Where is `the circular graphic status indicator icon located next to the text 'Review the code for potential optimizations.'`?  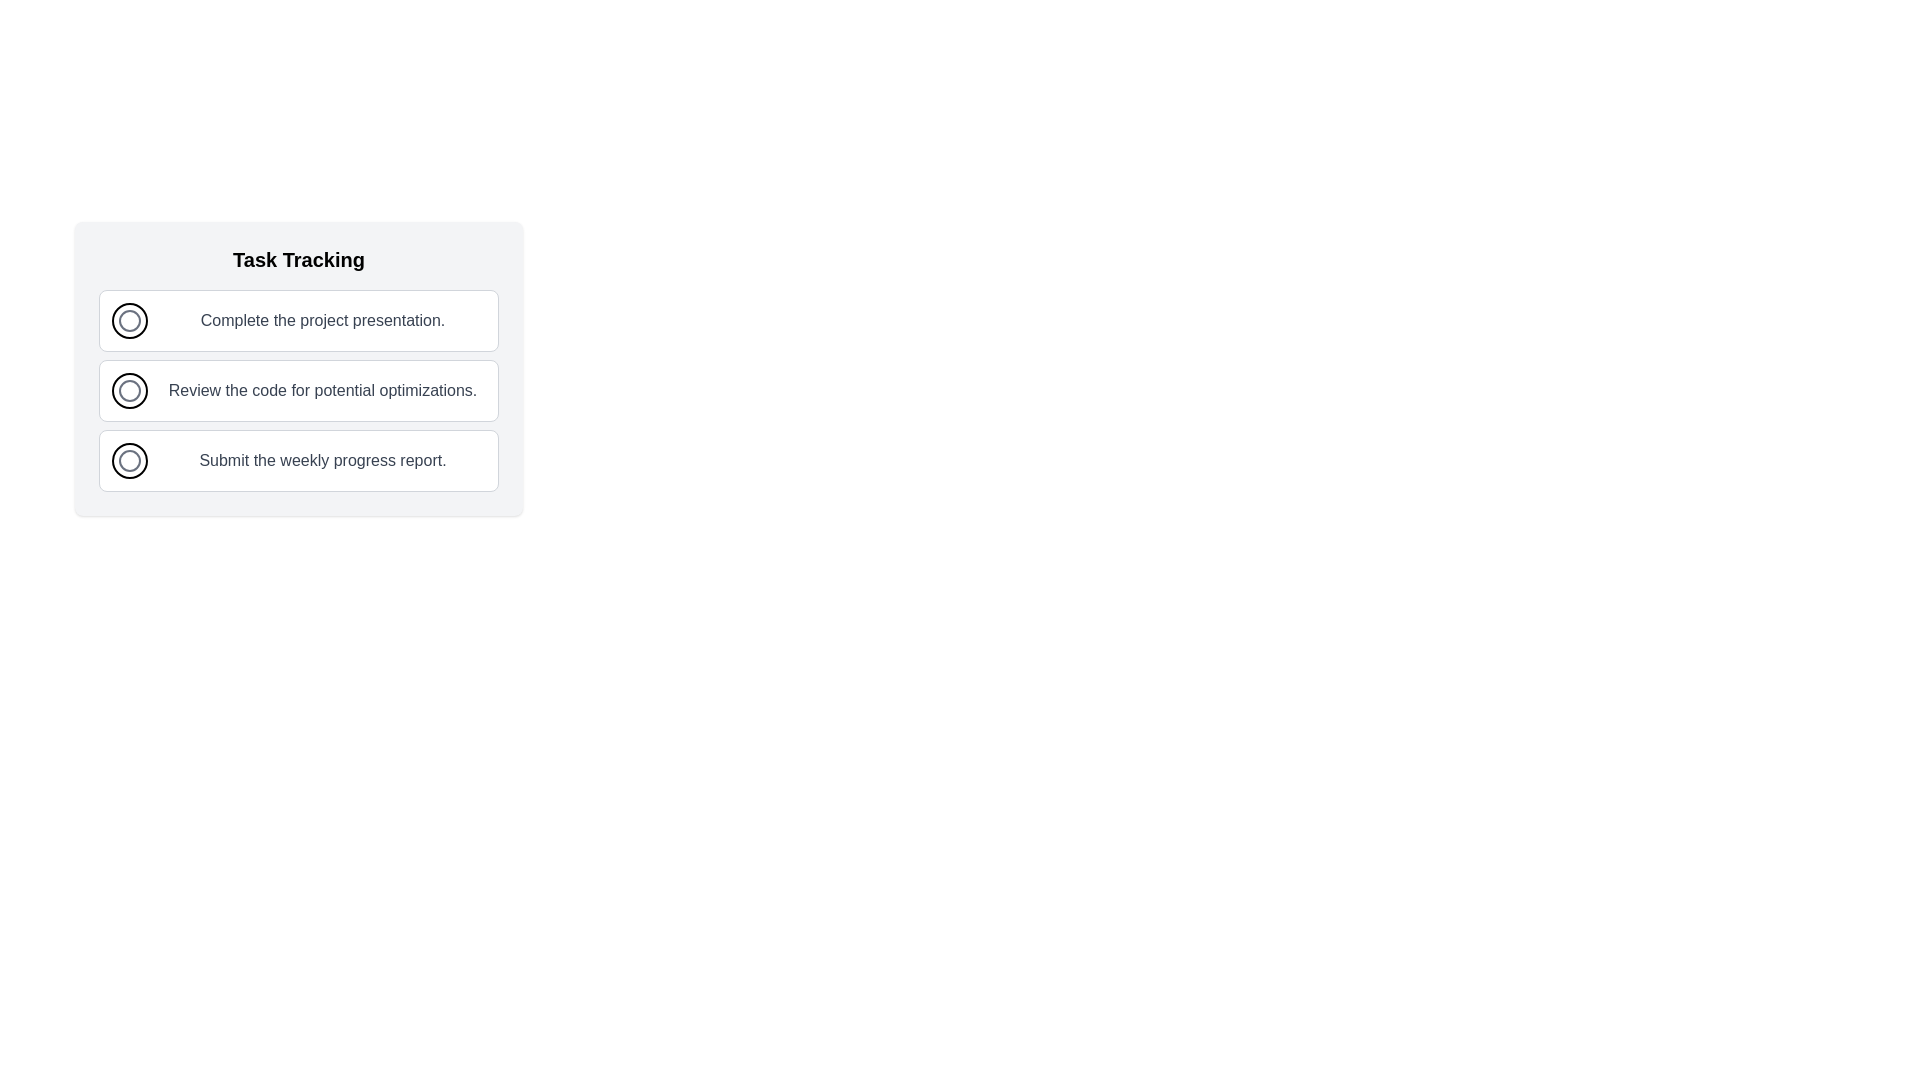 the circular graphic status indicator icon located next to the text 'Review the code for potential optimizations.' is located at coordinates (128, 390).